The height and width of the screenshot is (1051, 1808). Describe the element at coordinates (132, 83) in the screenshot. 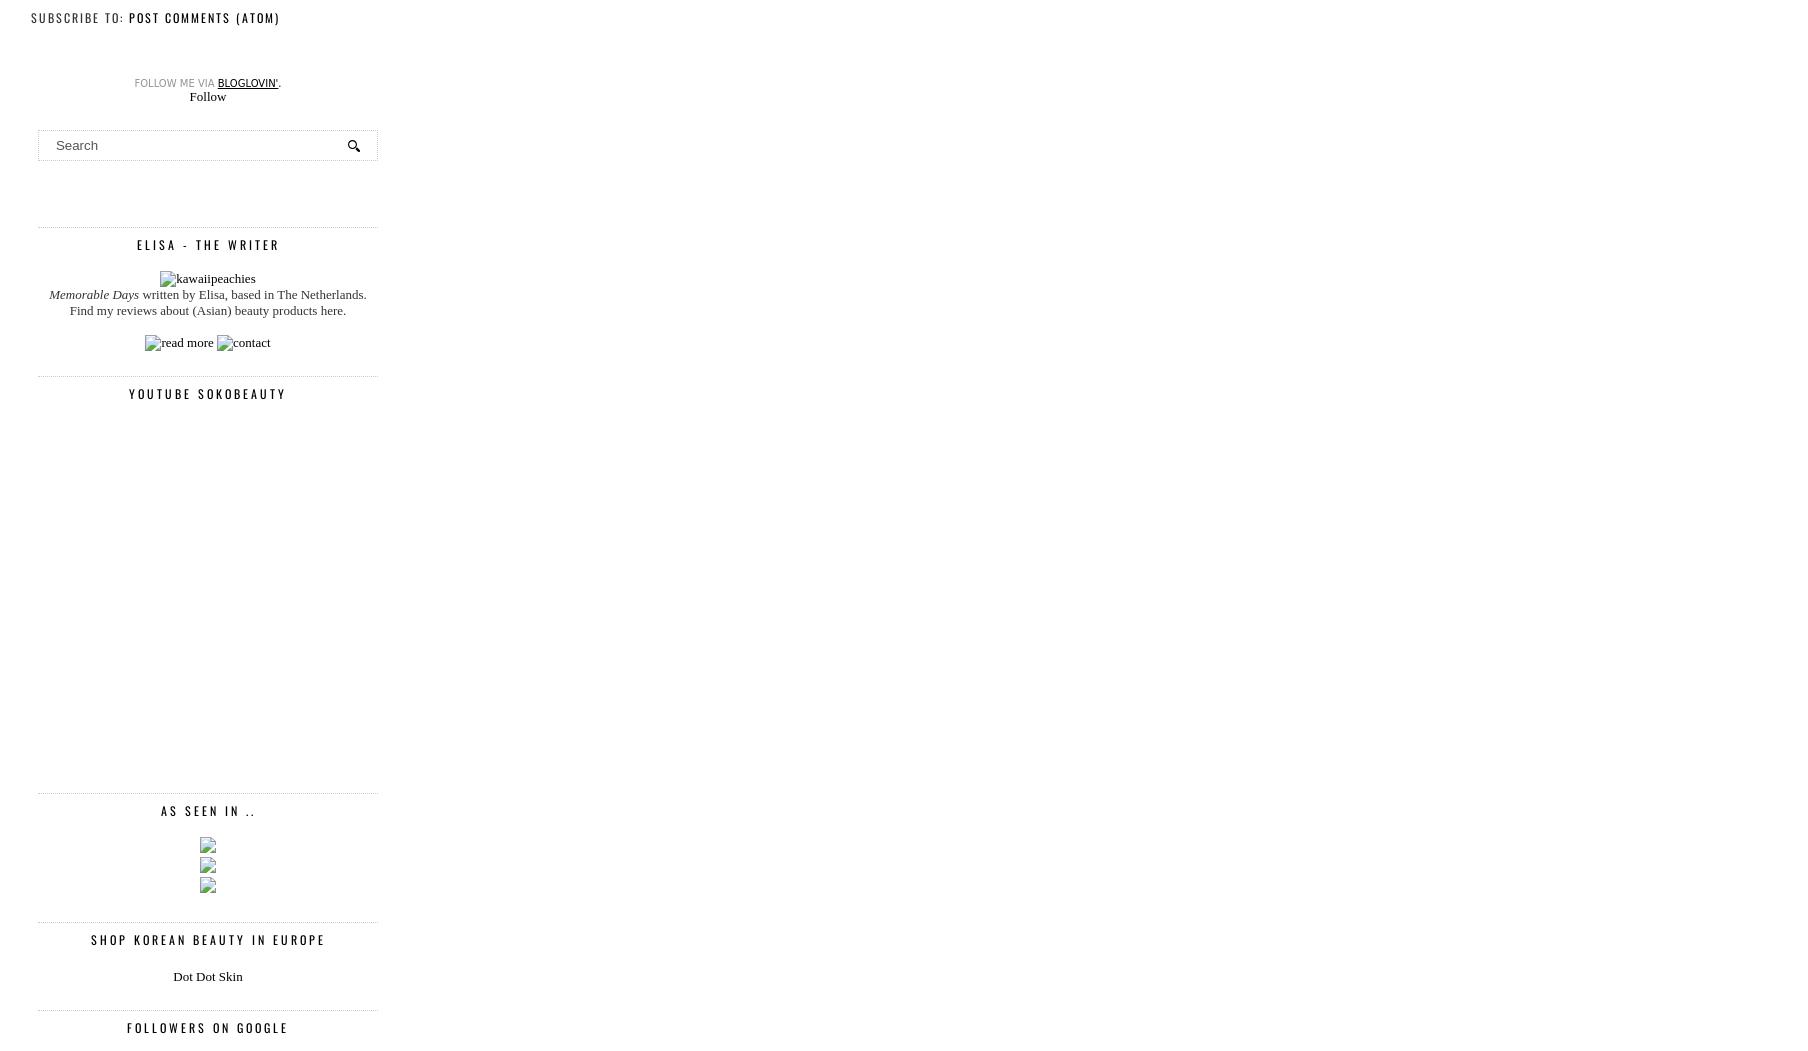

I see `'FOLLOW ME VIA'` at that location.